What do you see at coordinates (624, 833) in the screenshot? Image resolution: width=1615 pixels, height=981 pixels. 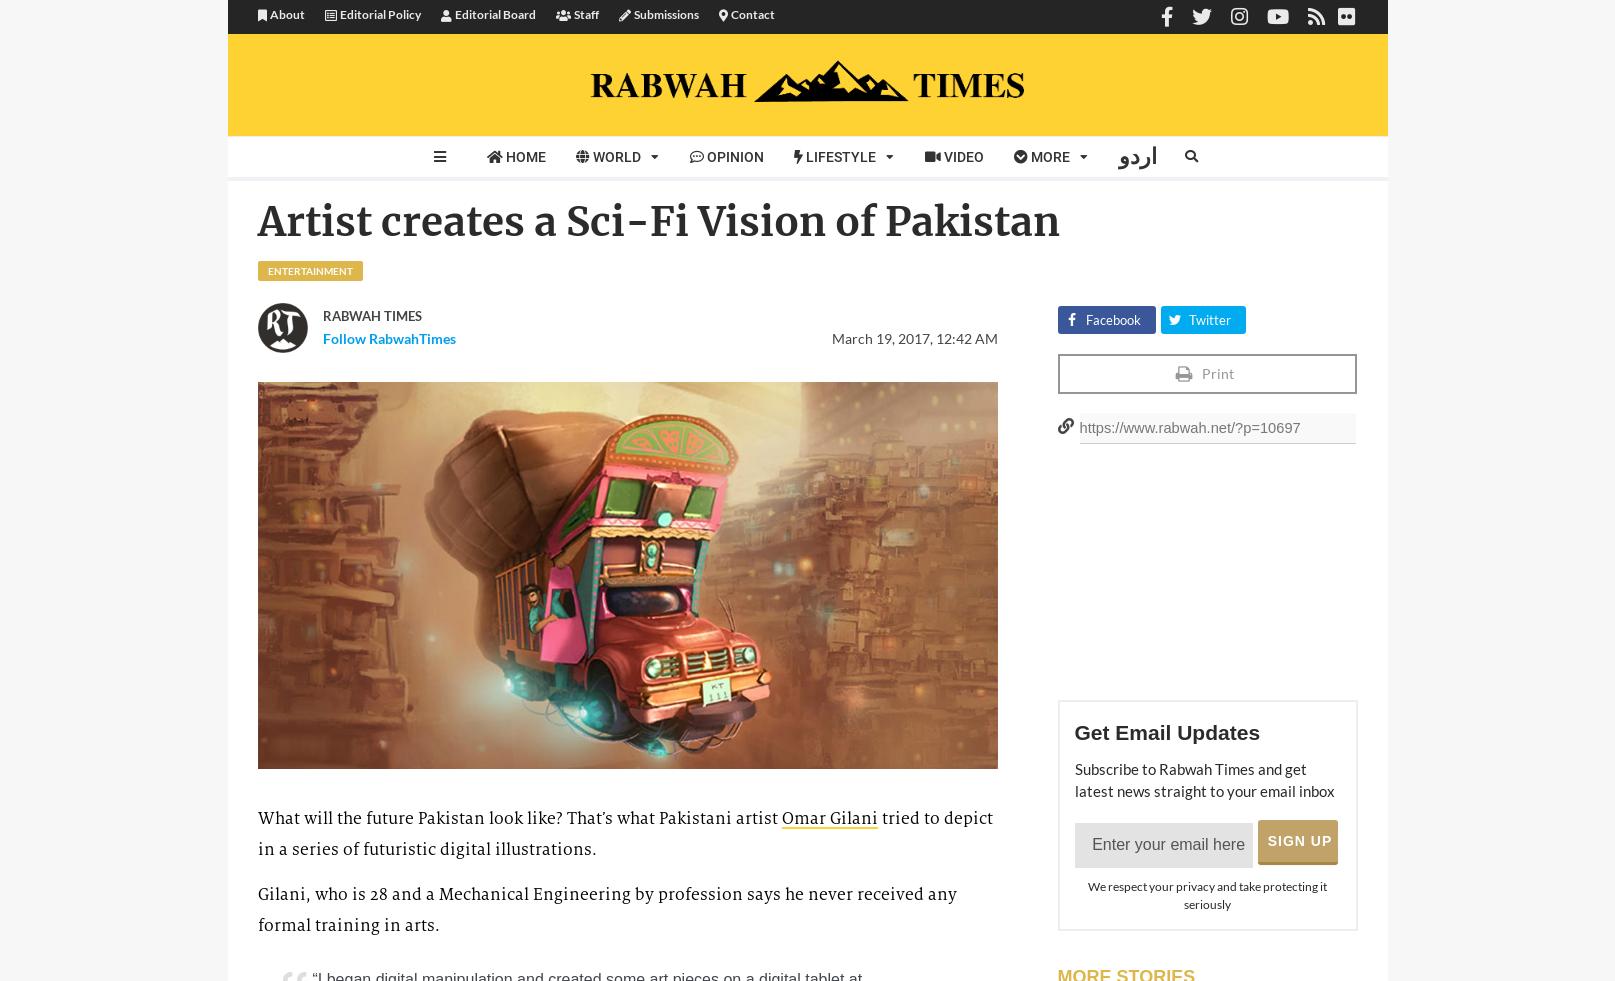 I see `'tried to depict in a series of futuristic digital illustrations.'` at bounding box center [624, 833].